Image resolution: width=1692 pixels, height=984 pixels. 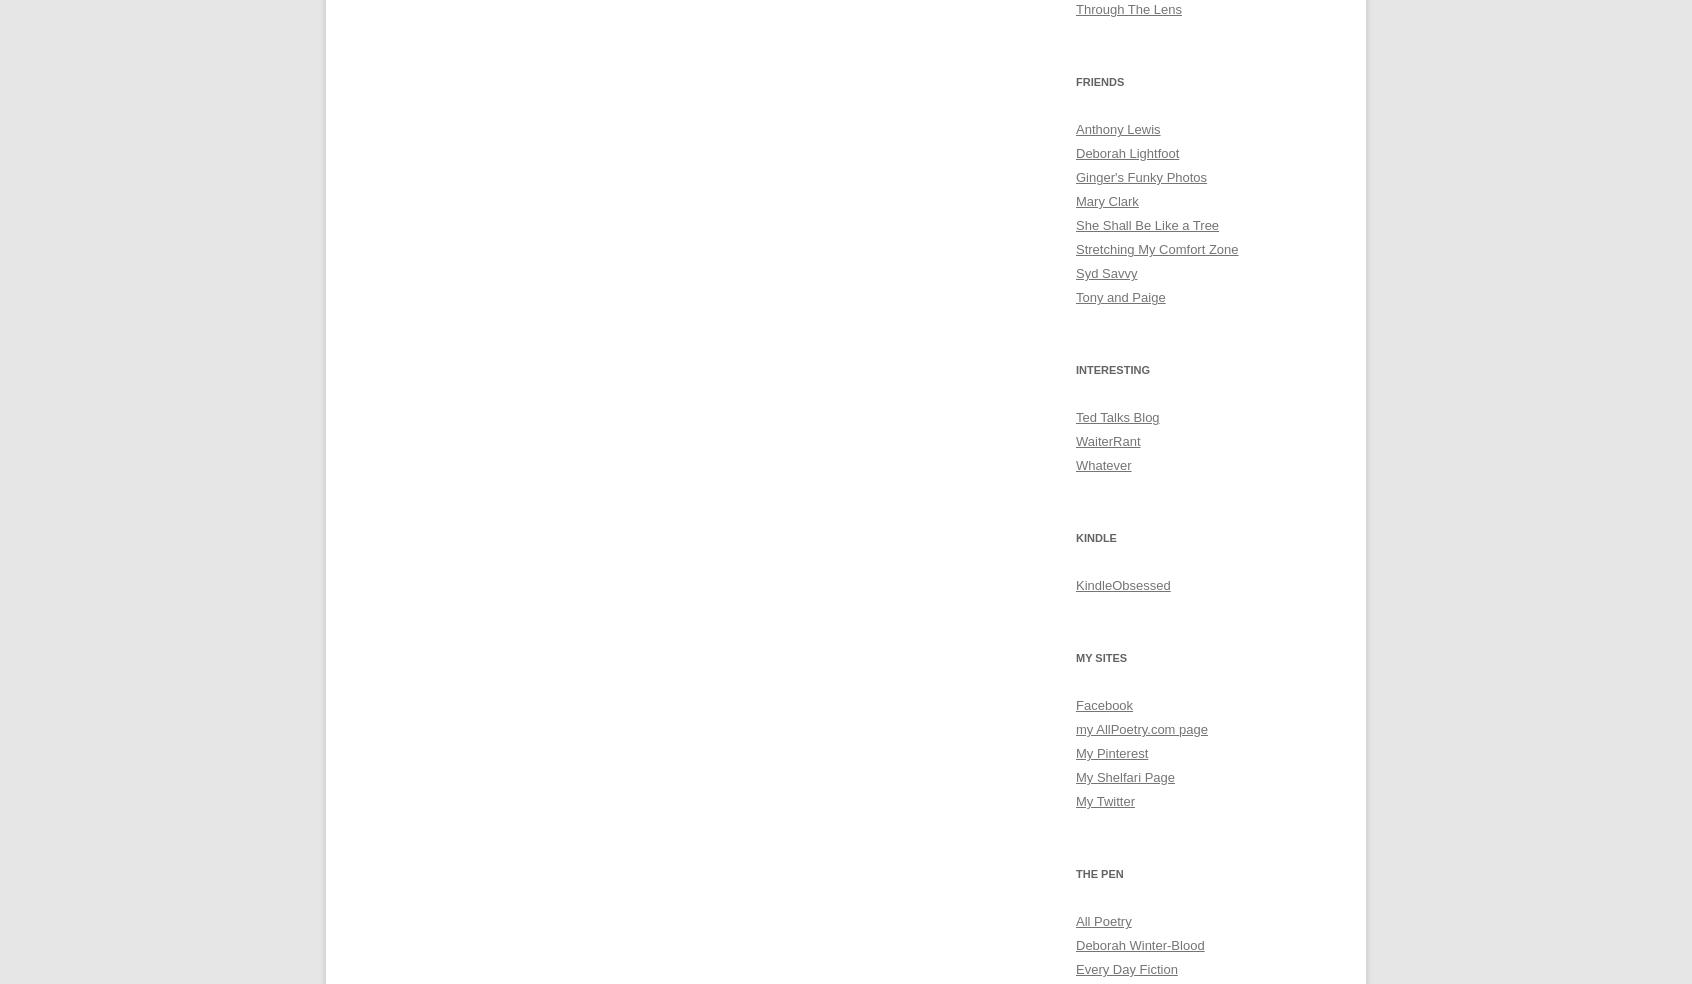 What do you see at coordinates (1075, 921) in the screenshot?
I see `'All Poetry'` at bounding box center [1075, 921].